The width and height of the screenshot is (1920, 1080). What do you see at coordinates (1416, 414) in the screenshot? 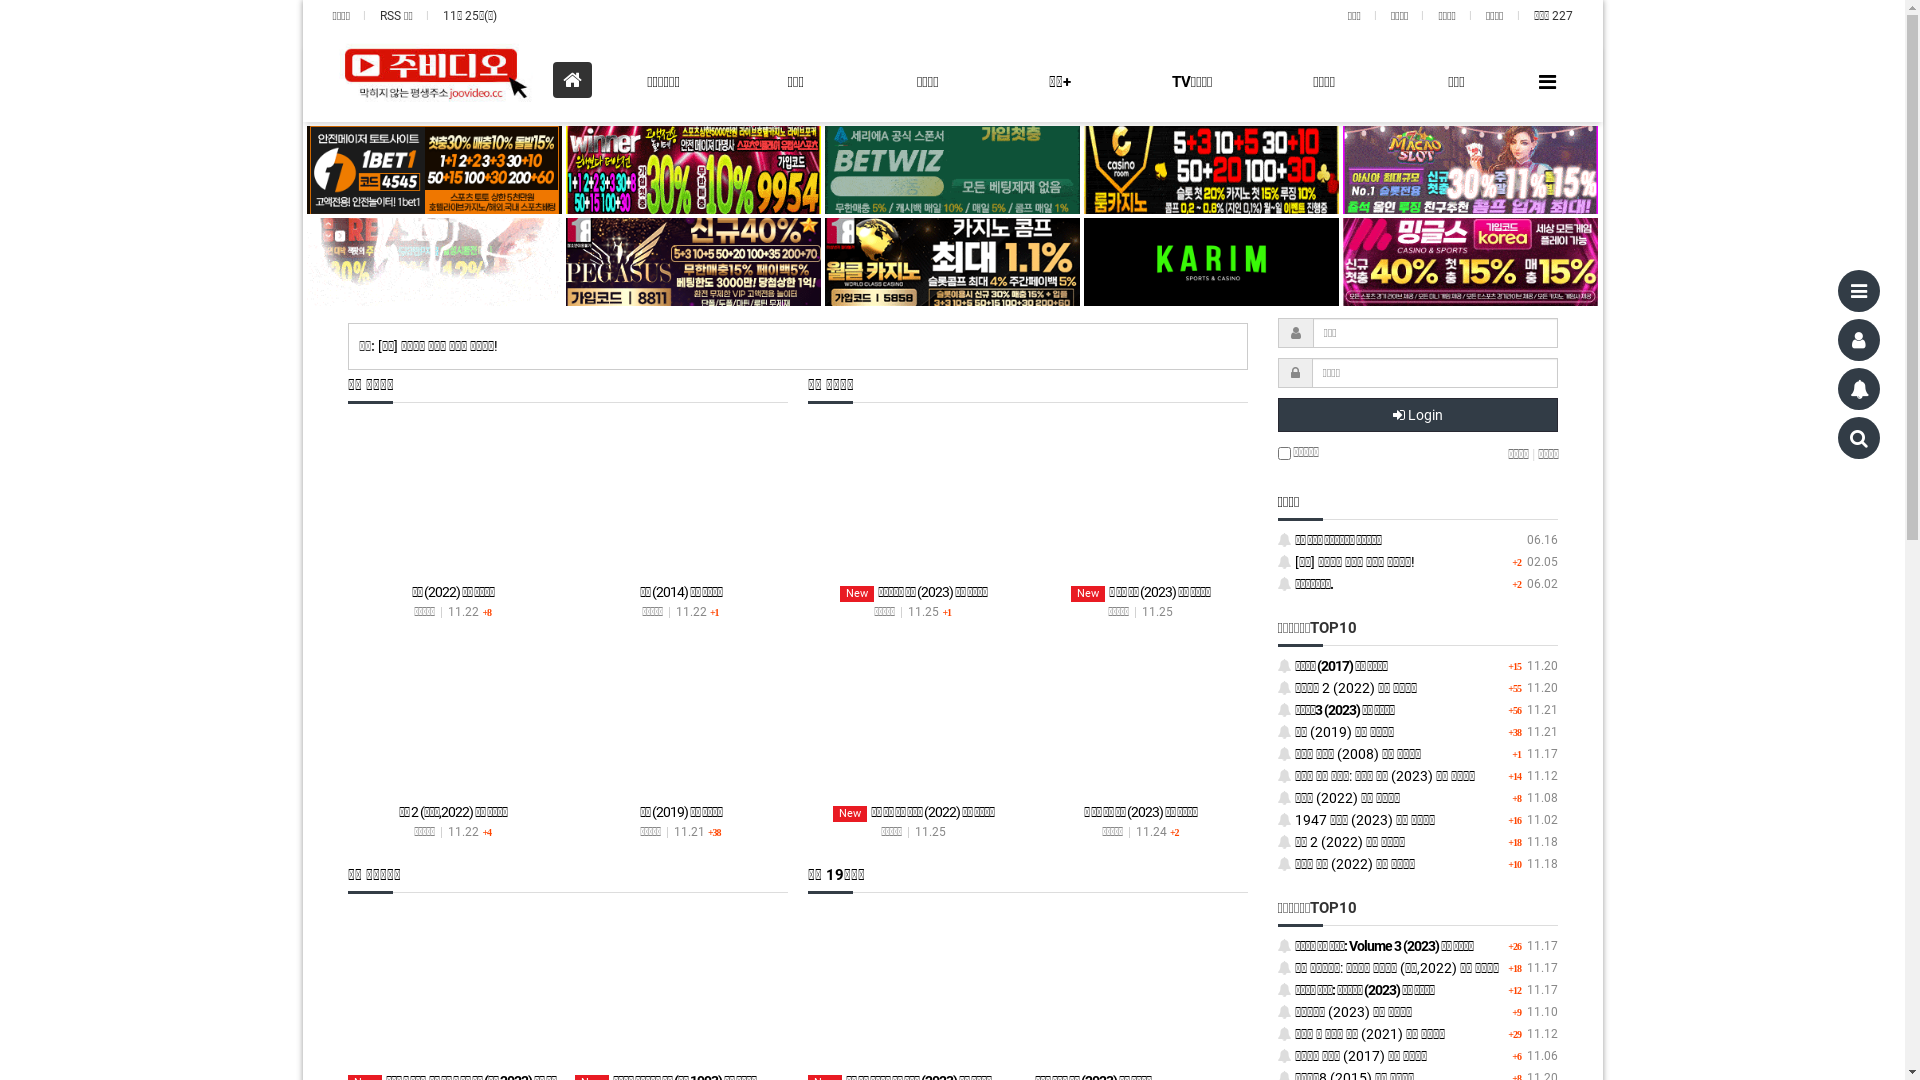
I see `'Login'` at bounding box center [1416, 414].